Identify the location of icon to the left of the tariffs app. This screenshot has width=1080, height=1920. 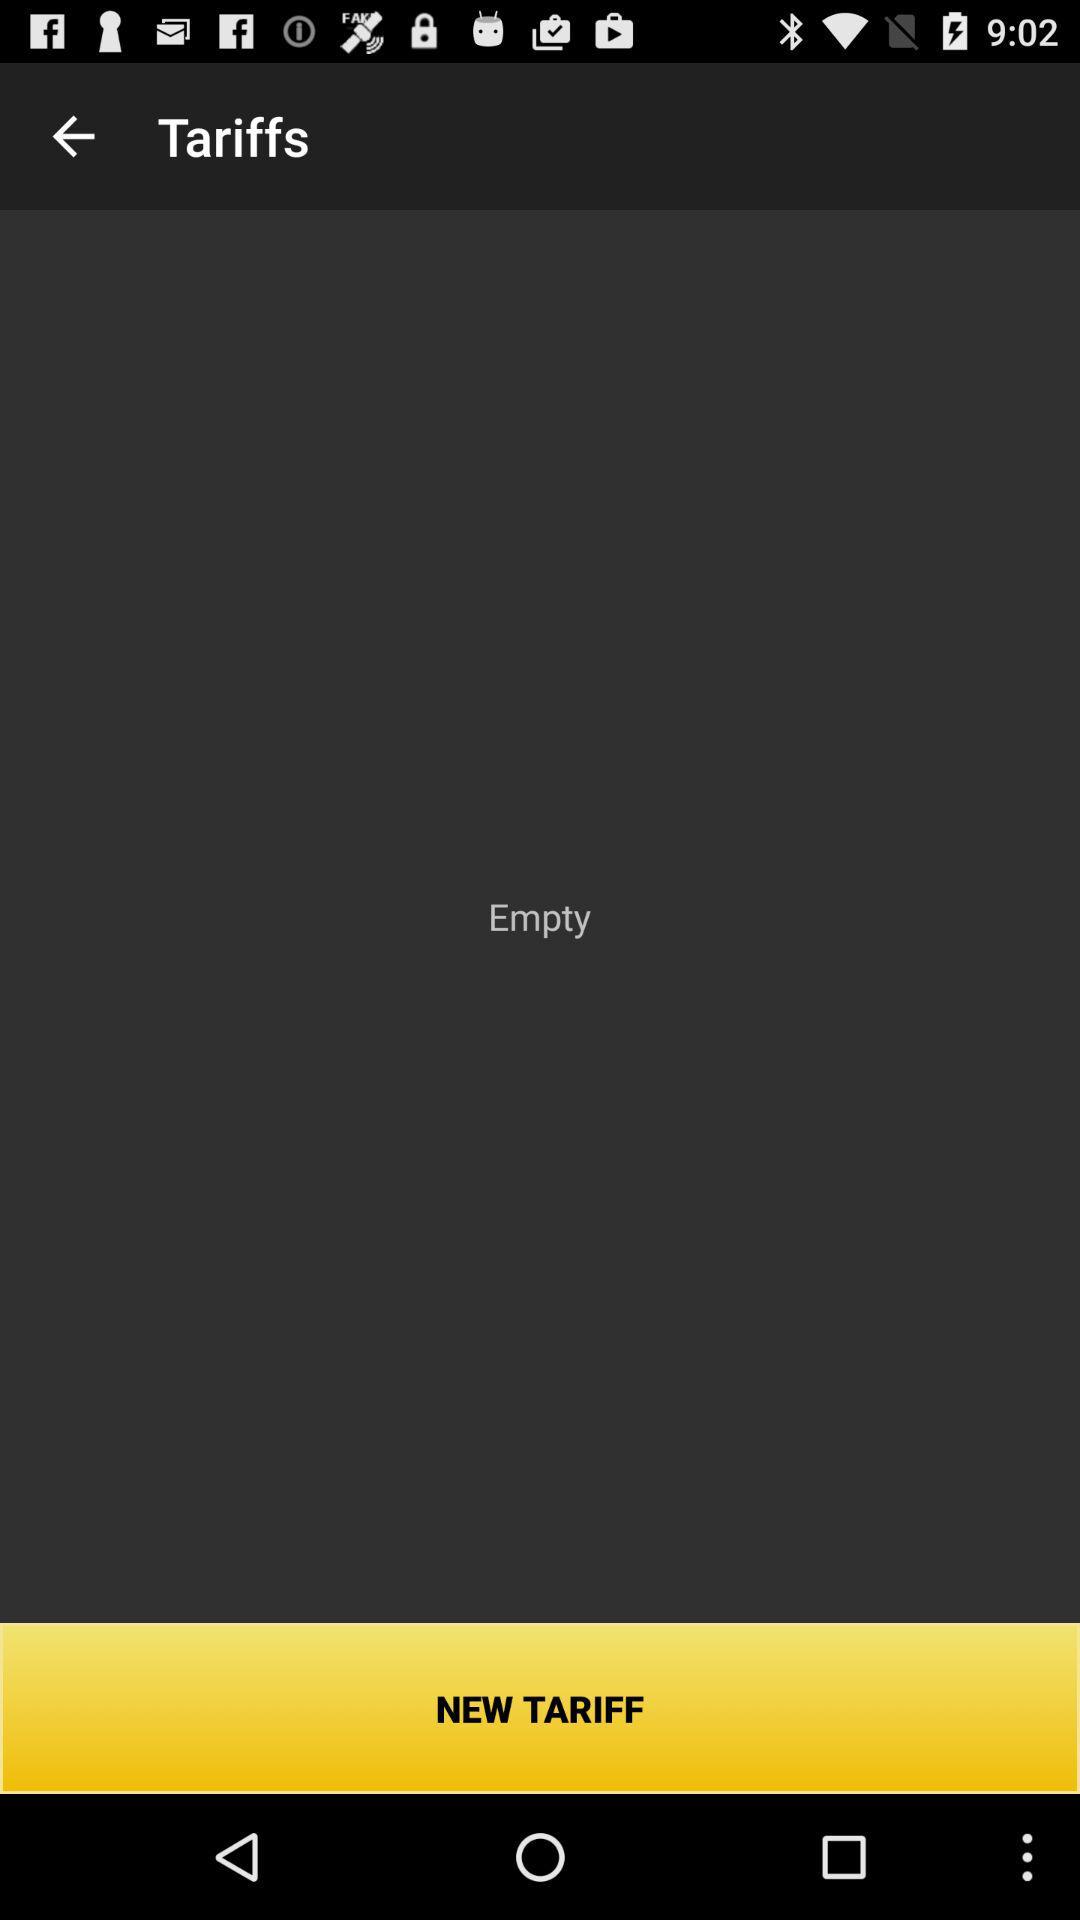
(72, 135).